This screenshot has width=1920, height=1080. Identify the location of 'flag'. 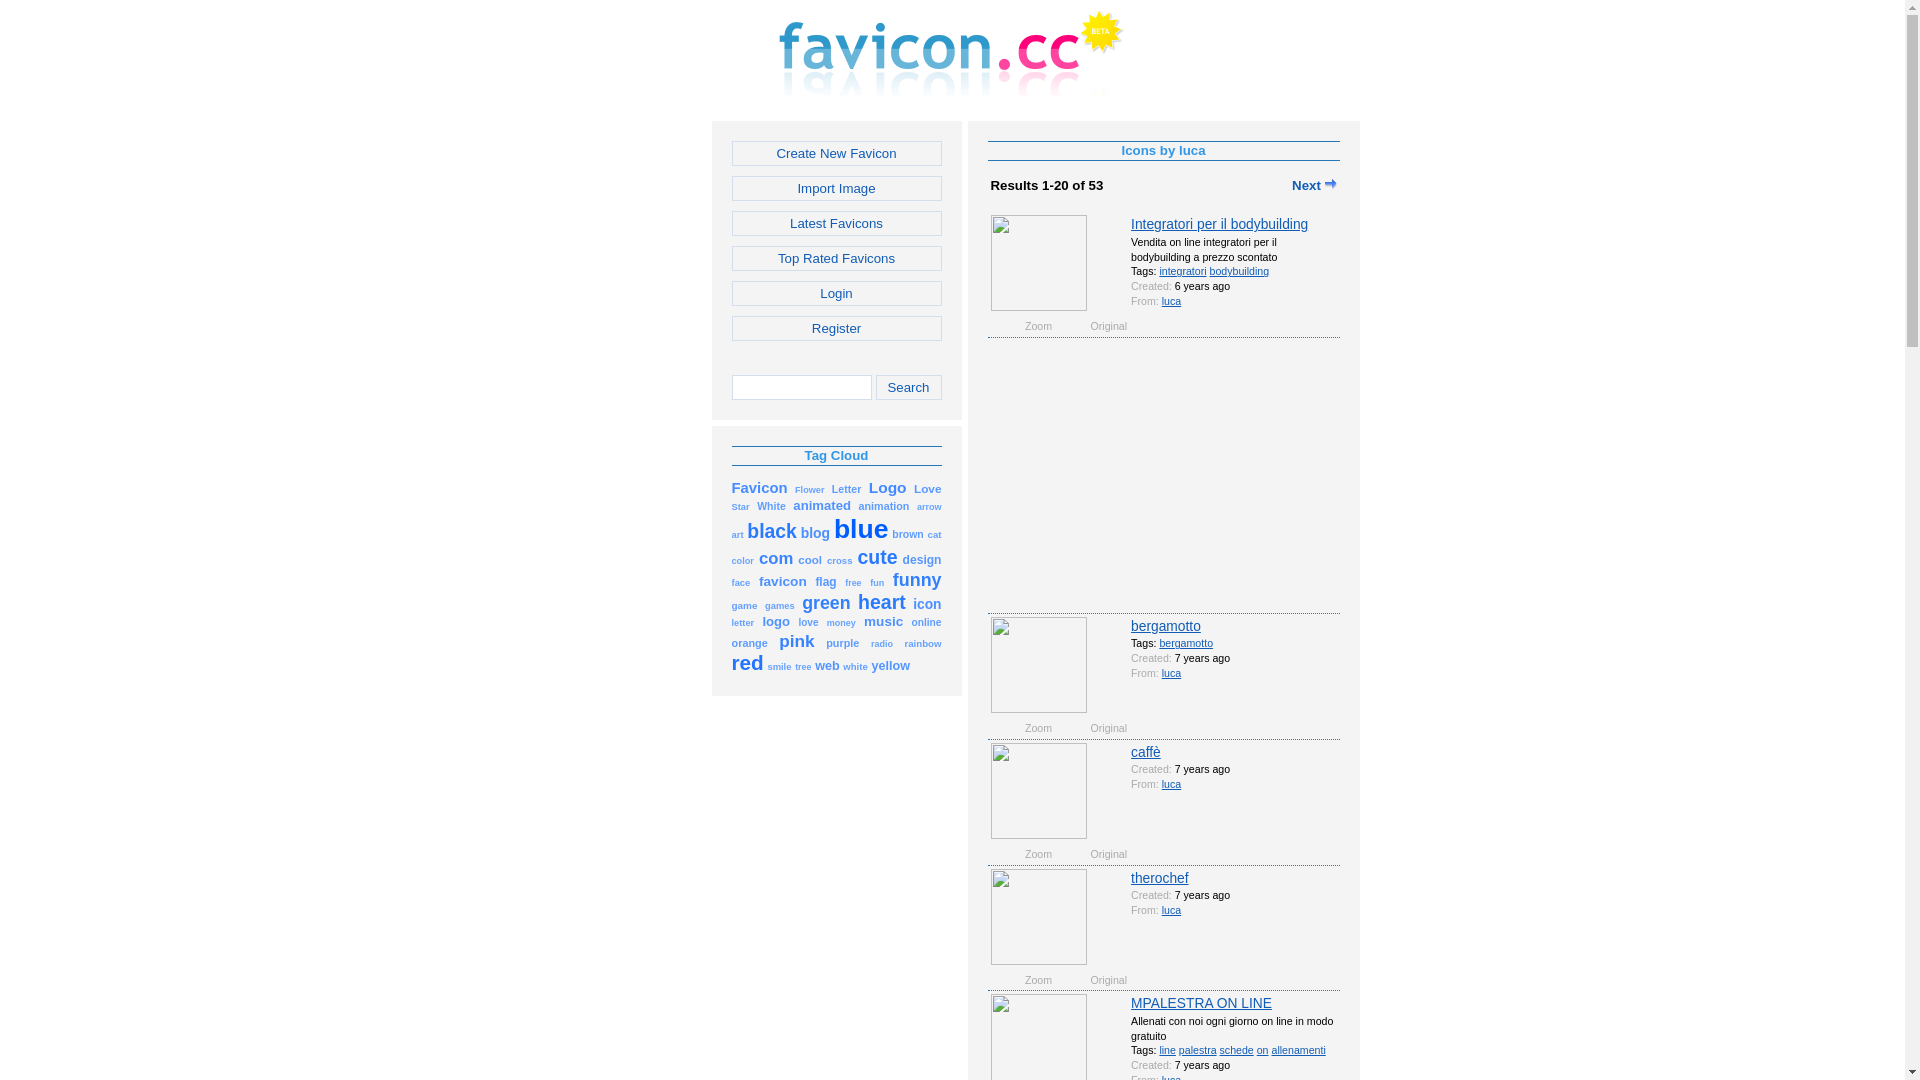
(825, 581).